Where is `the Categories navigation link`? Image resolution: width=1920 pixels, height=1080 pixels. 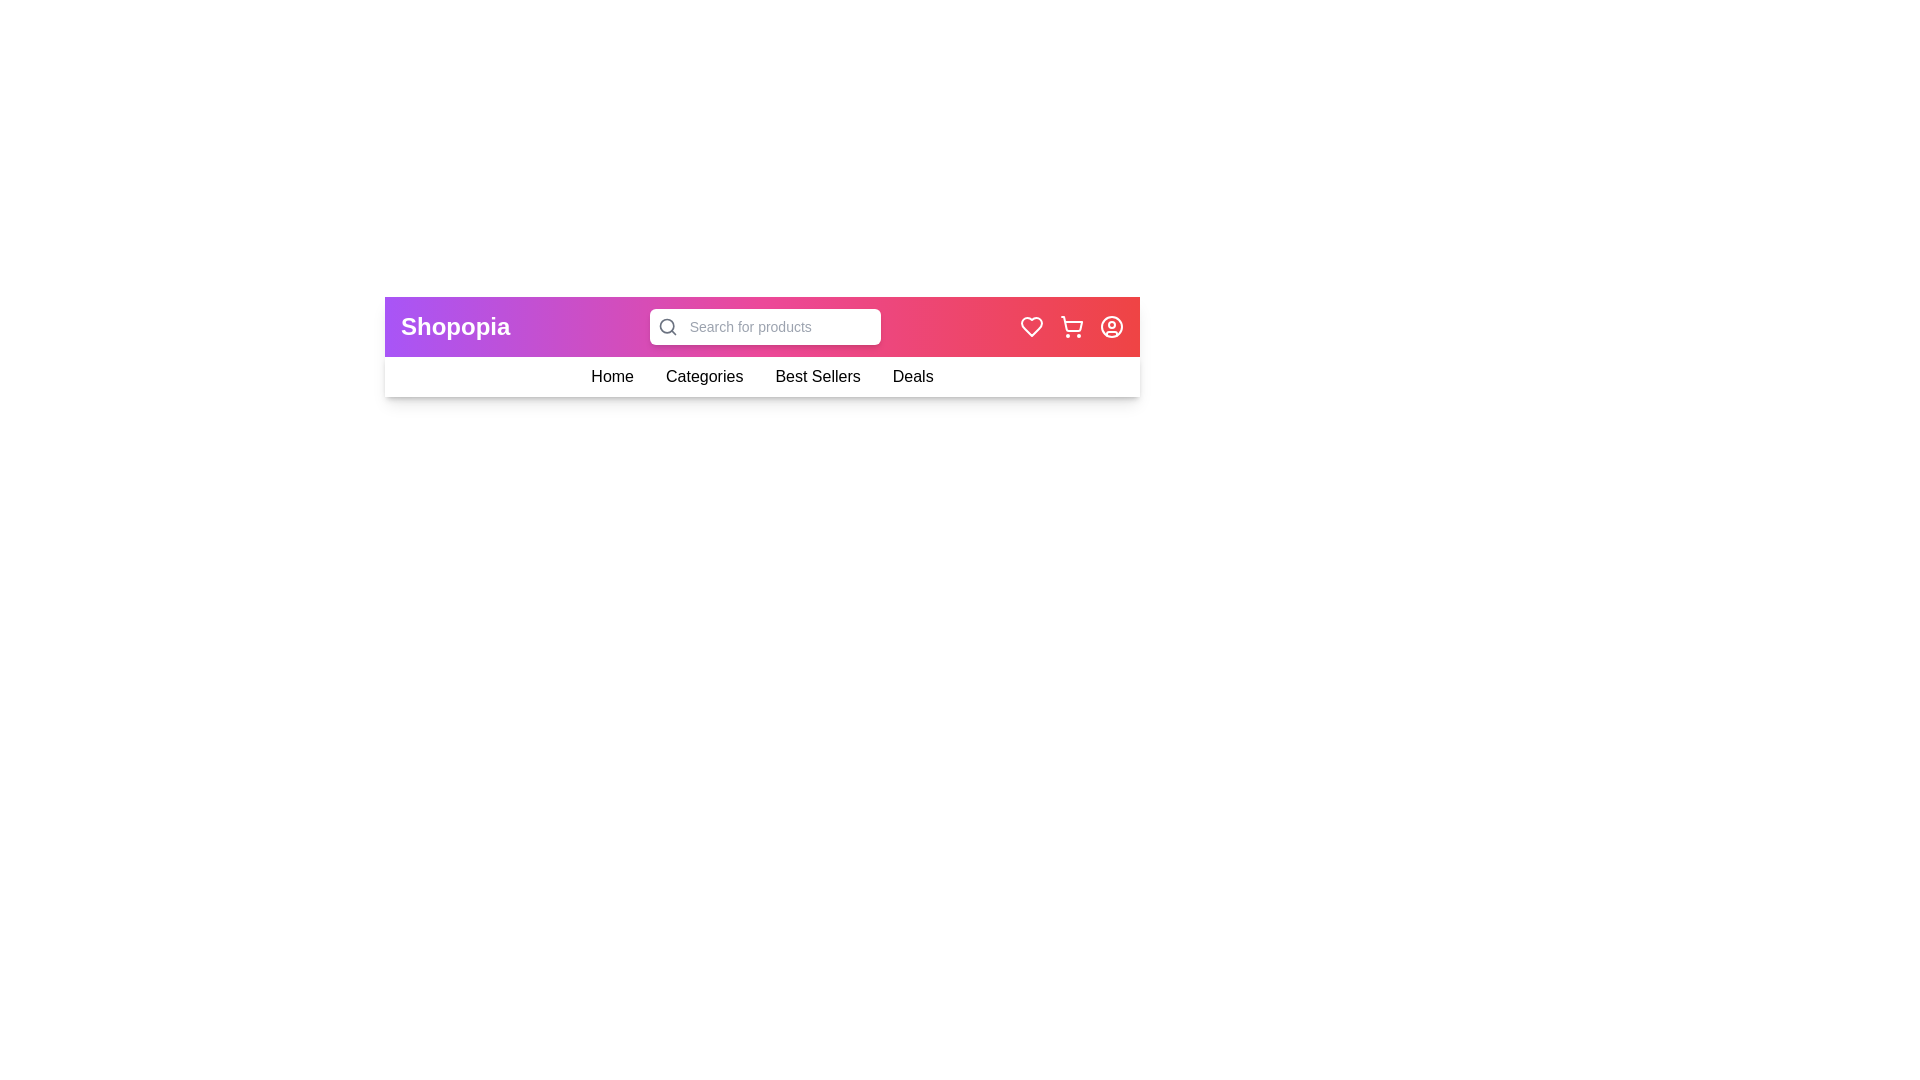 the Categories navigation link is located at coordinates (704, 377).